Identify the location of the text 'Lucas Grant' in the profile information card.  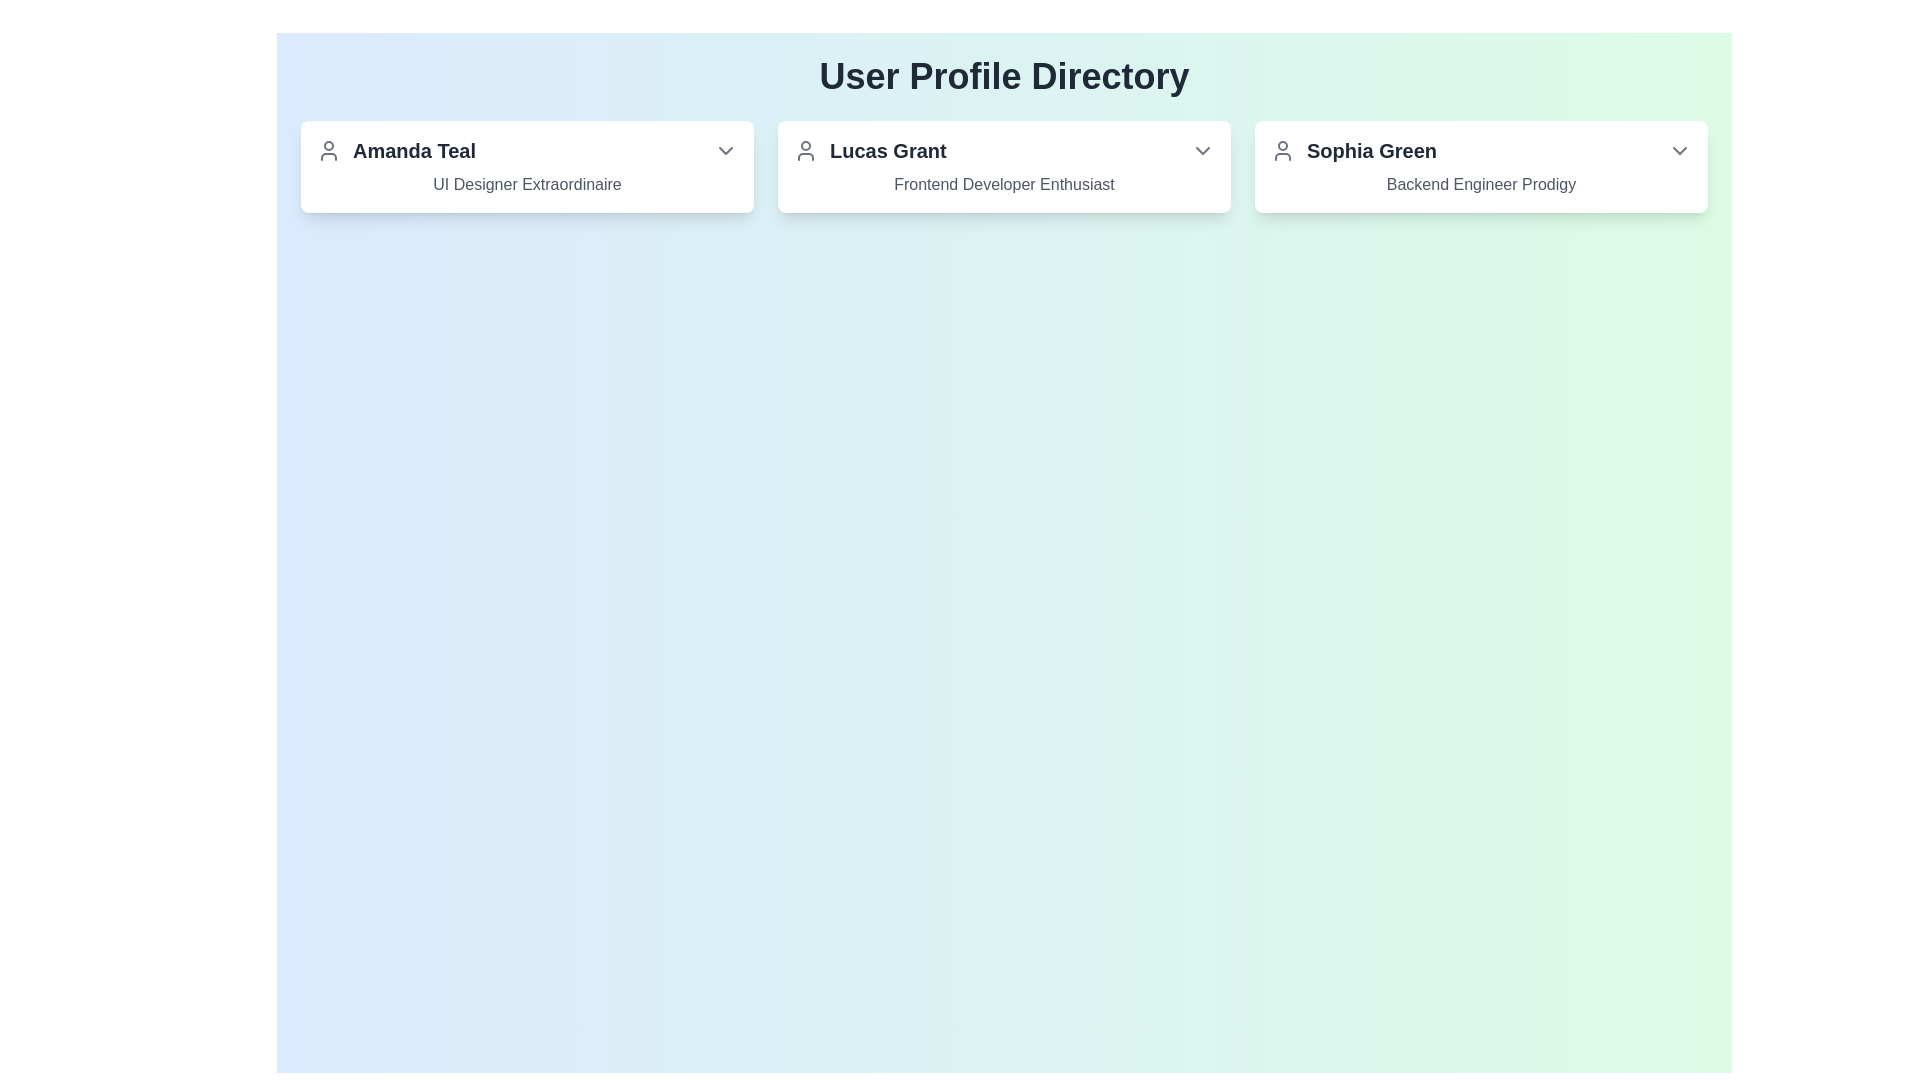
(870, 149).